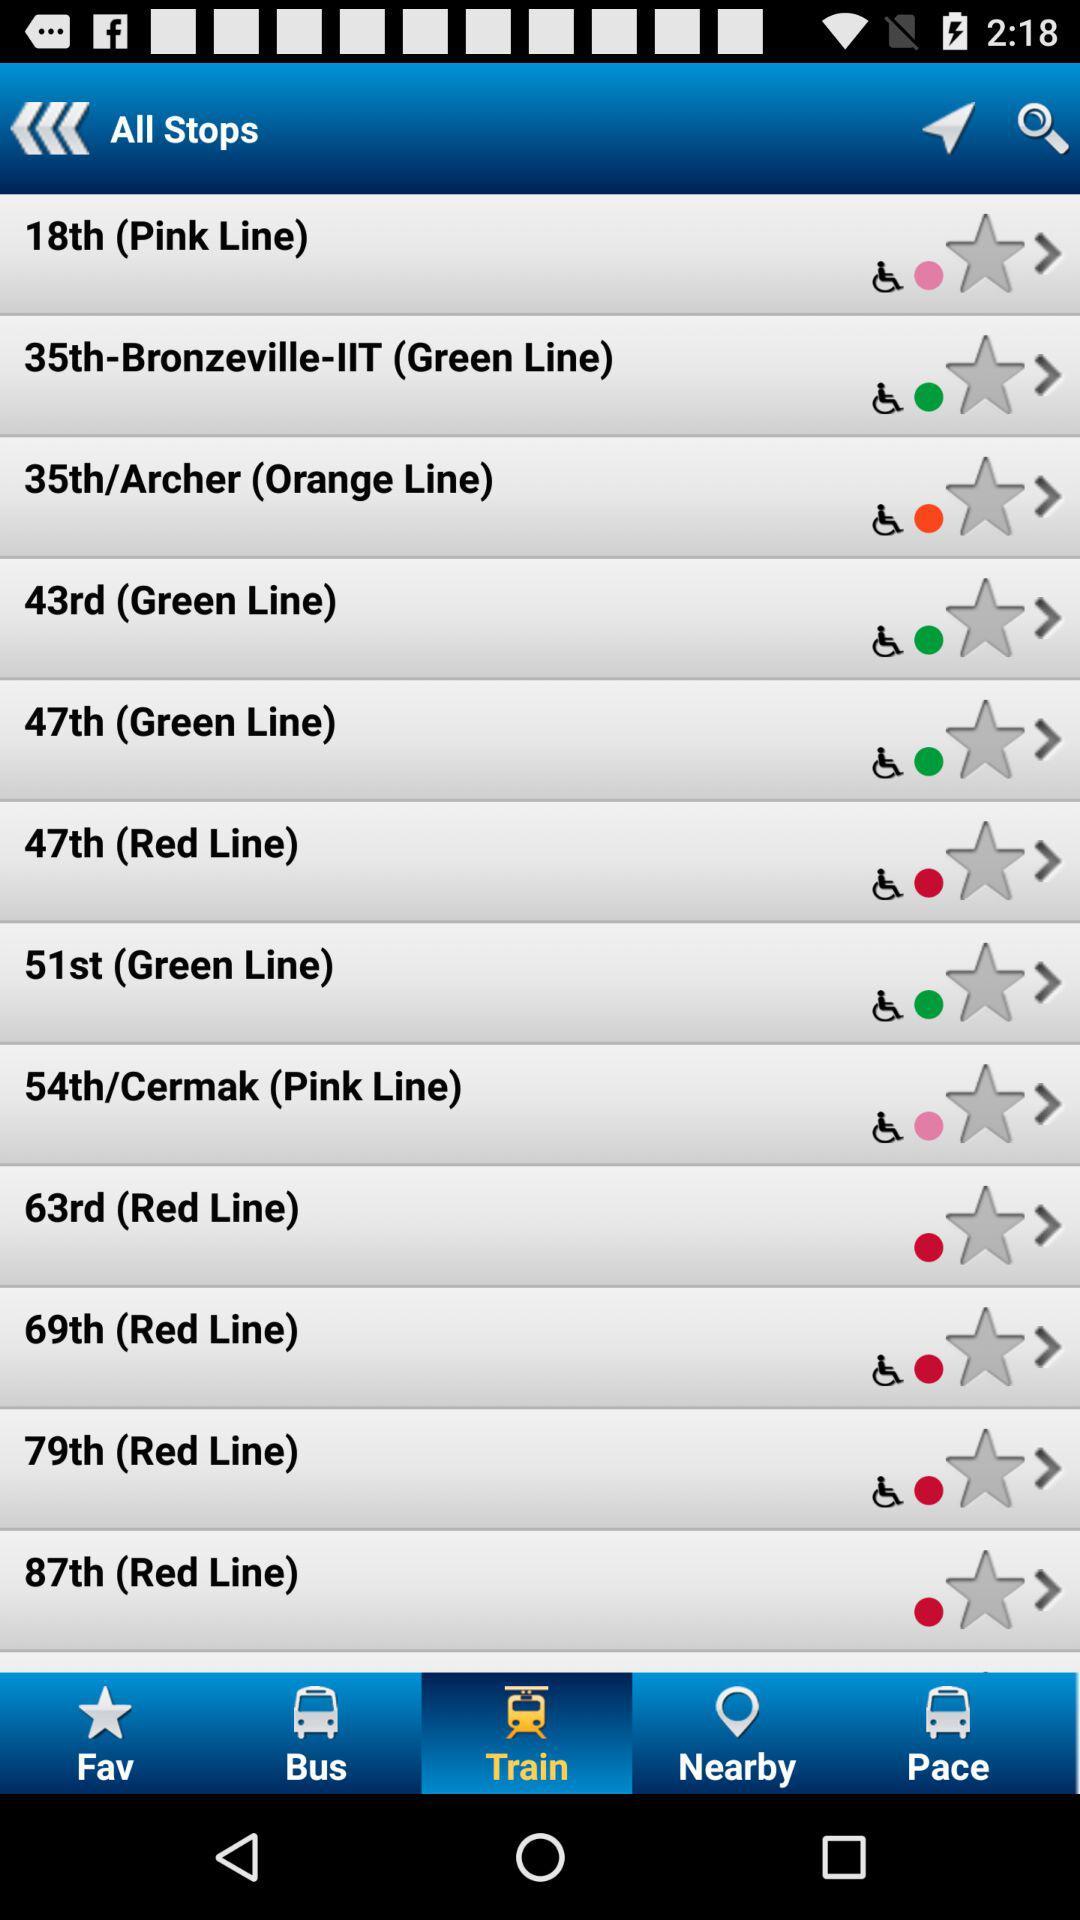 This screenshot has width=1080, height=1920. Describe the element at coordinates (984, 1588) in the screenshot. I see `87th` at that location.